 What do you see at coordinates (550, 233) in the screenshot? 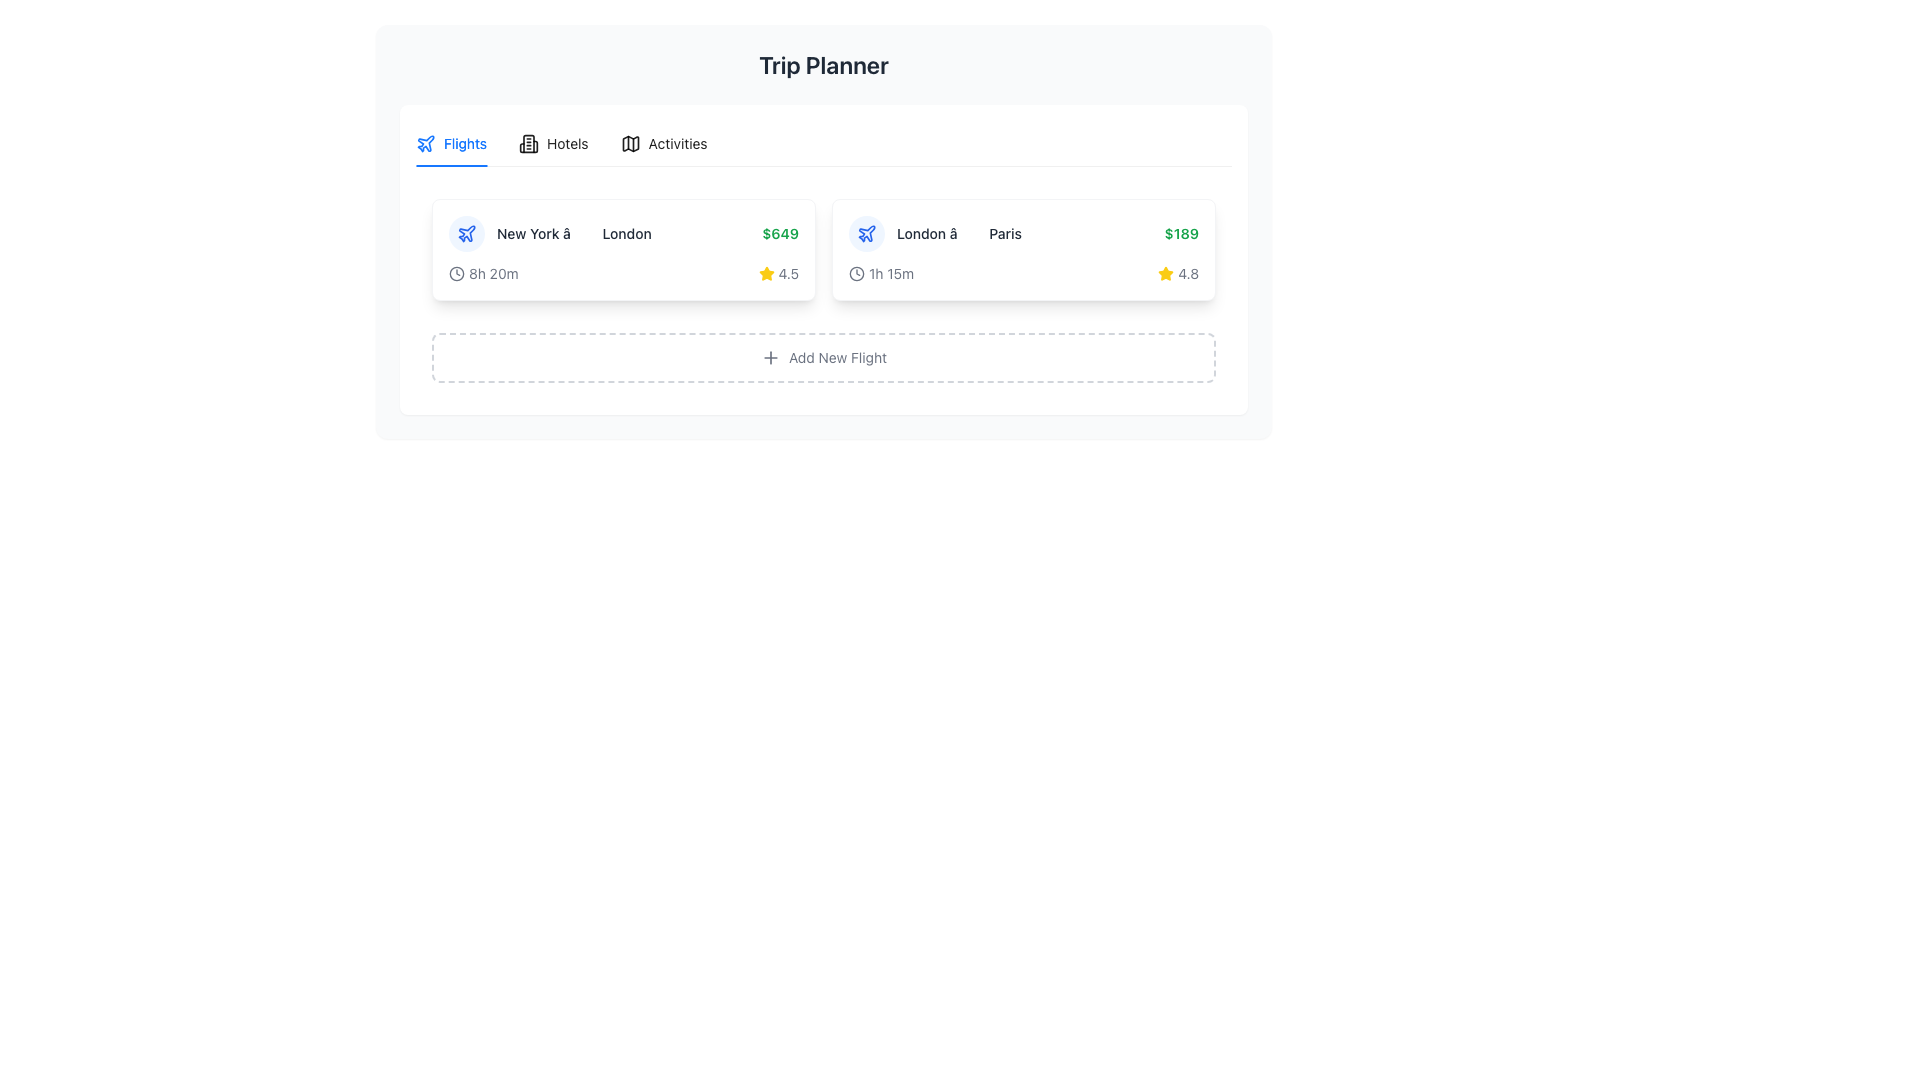
I see `the Text label that displays the flight route, located above the flight duration '8h 20m' and to the left of the flight price '$649'` at bounding box center [550, 233].